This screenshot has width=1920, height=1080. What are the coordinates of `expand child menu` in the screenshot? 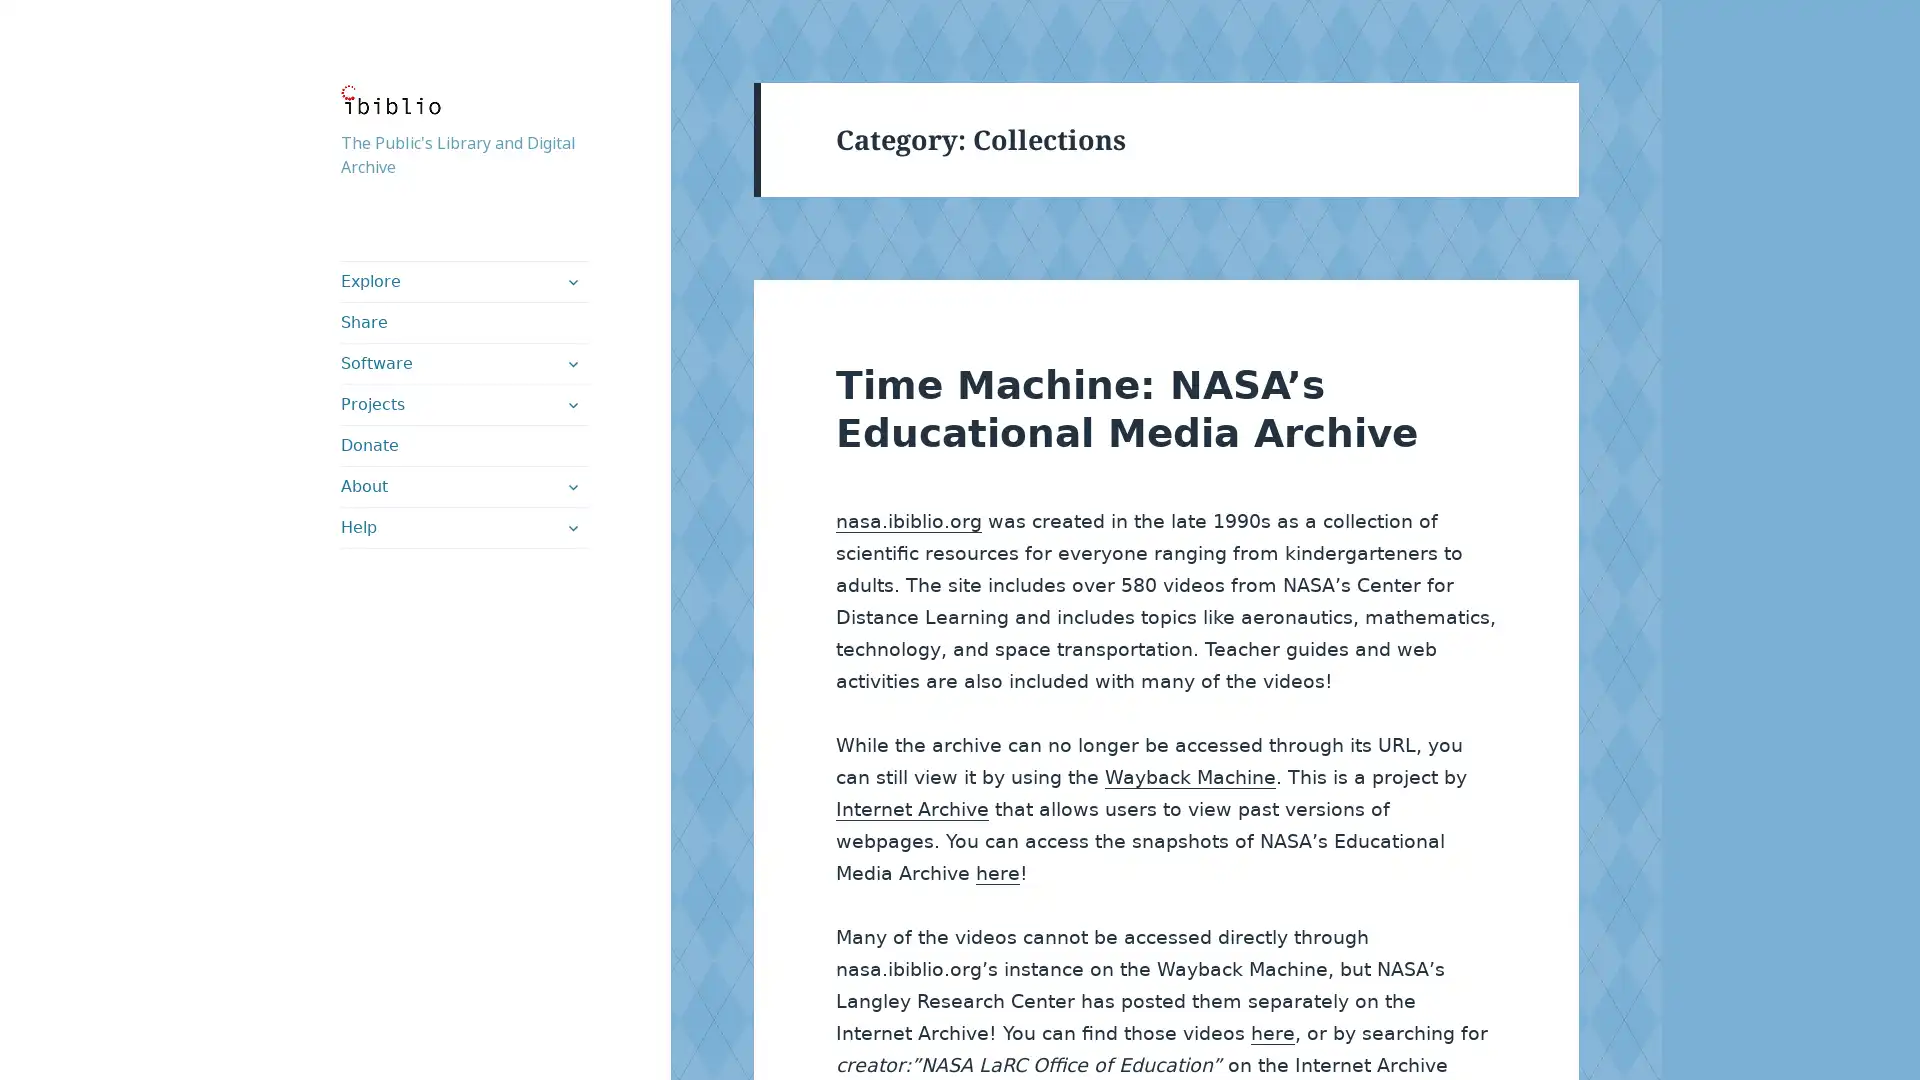 It's located at (570, 281).